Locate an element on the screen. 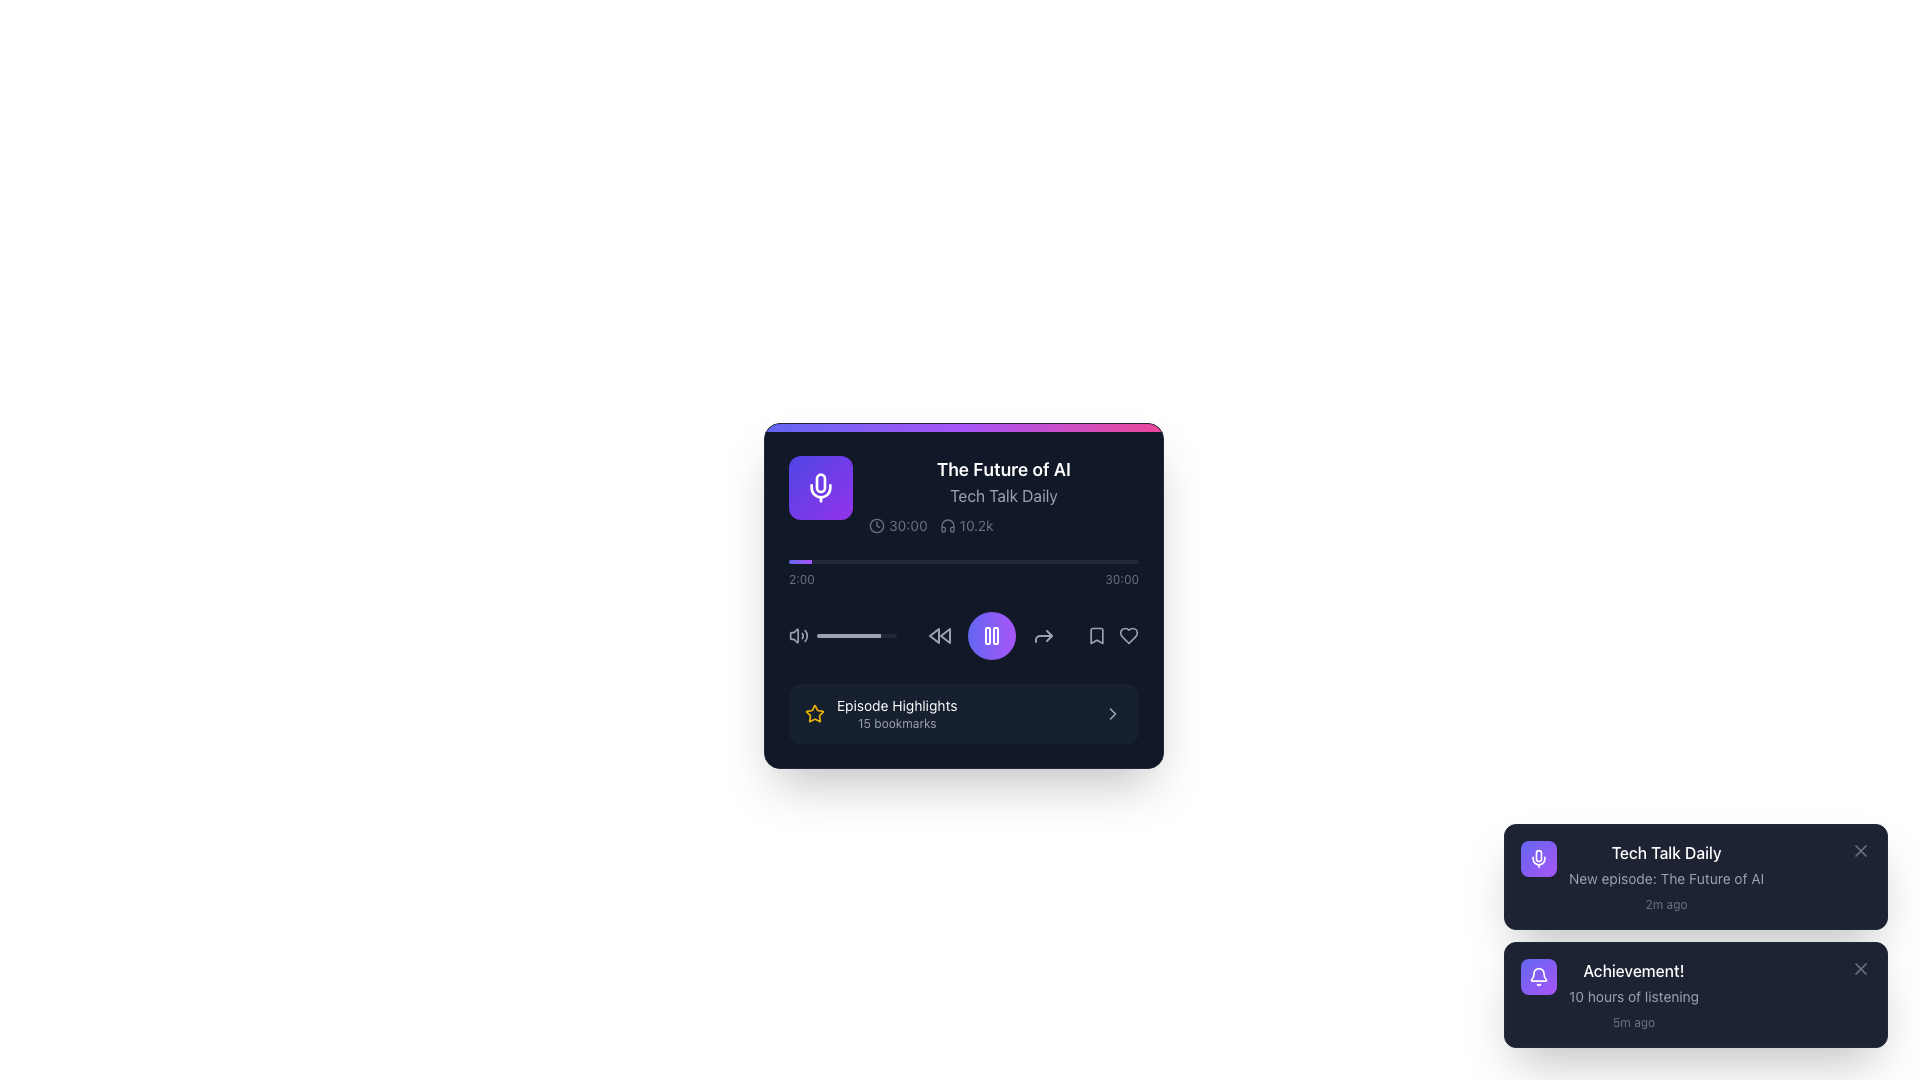  the appearance of the microphone icon, which is white on a gradient purple background, located in the top-left corner of the podcast information card interface is located at coordinates (820, 488).